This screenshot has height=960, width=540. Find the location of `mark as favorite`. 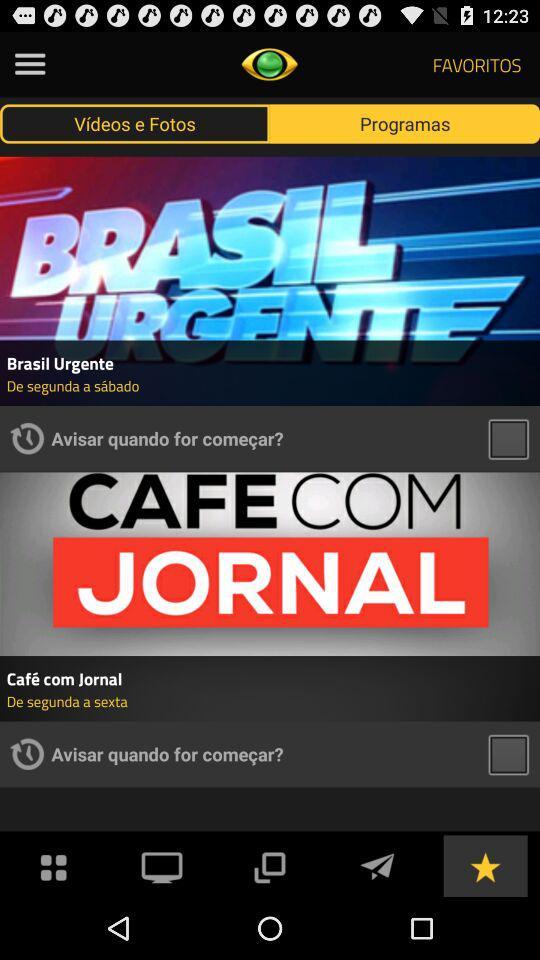

mark as favorite is located at coordinates (484, 864).